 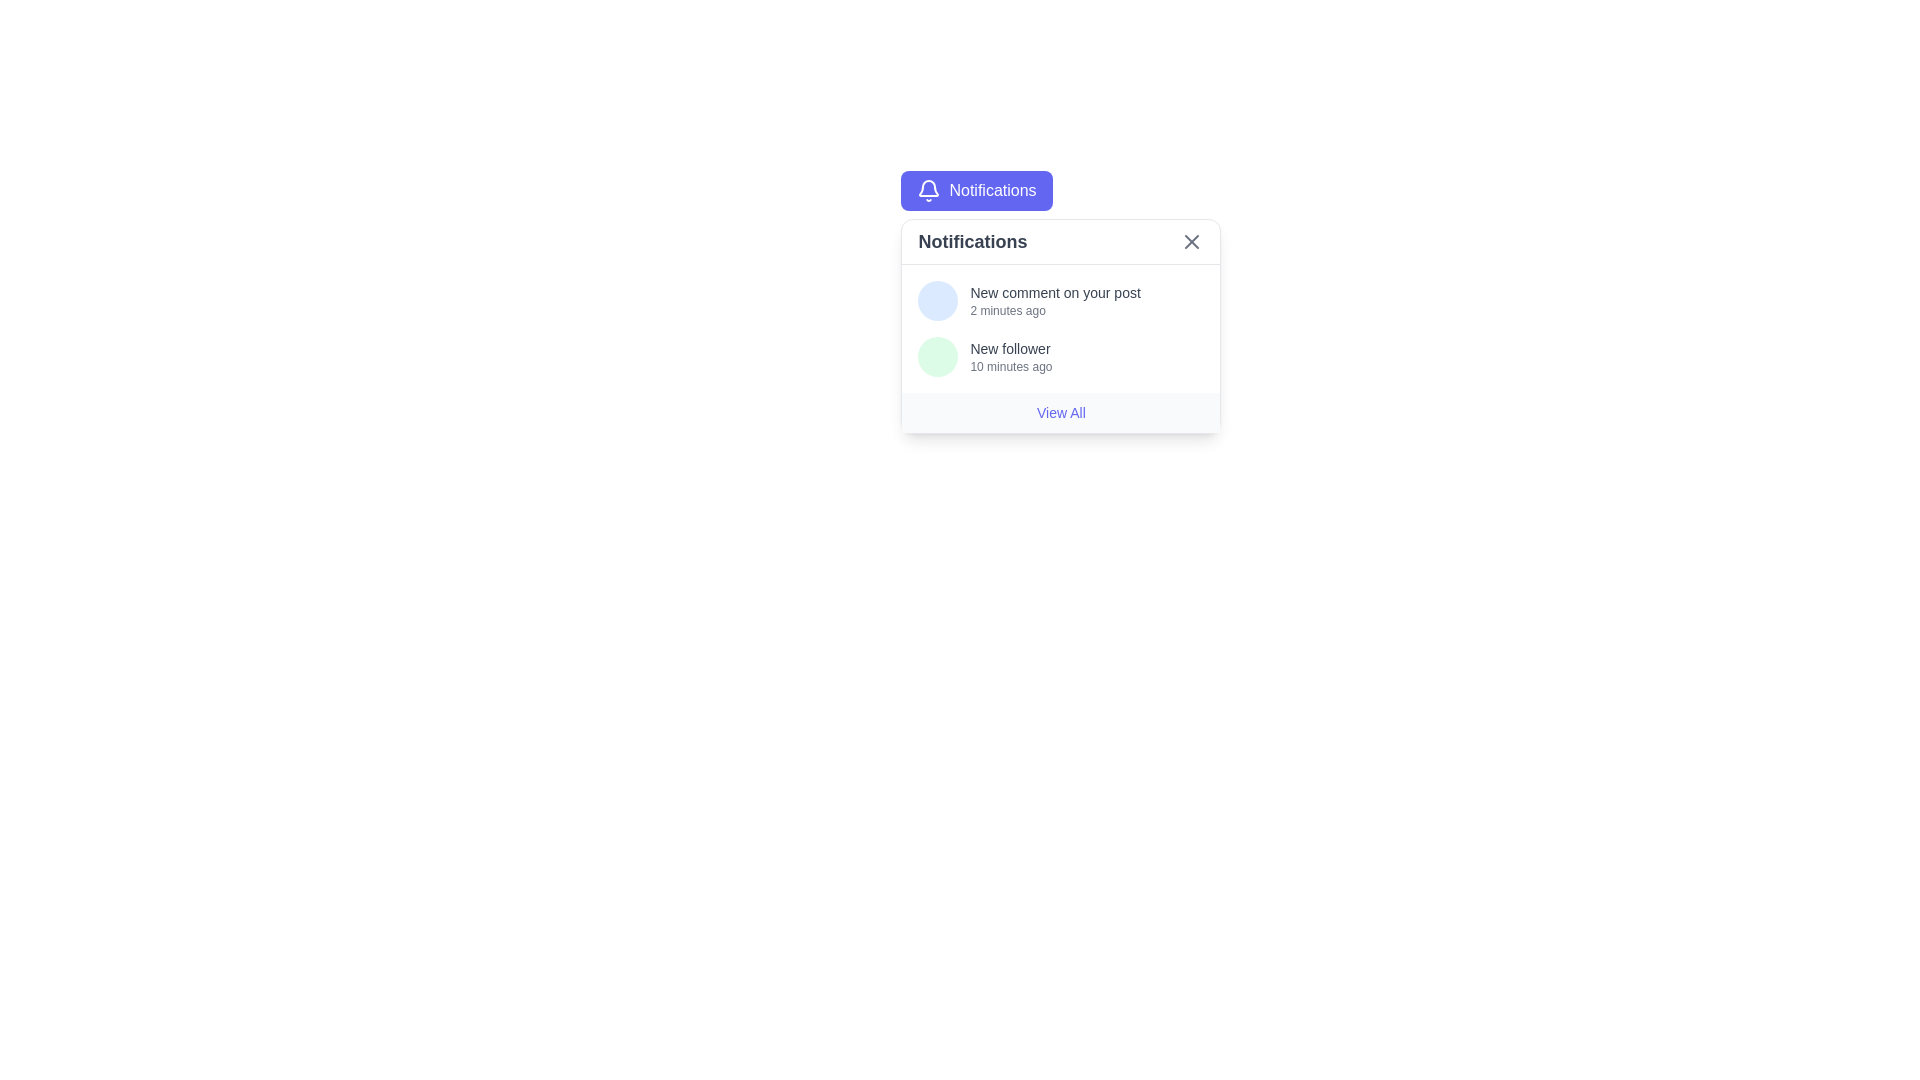 What do you see at coordinates (1060, 411) in the screenshot?
I see `the 'View All' hyperlink, which is styled with indigo text and appears at the bottom-center of the notification dropdown panel` at bounding box center [1060, 411].